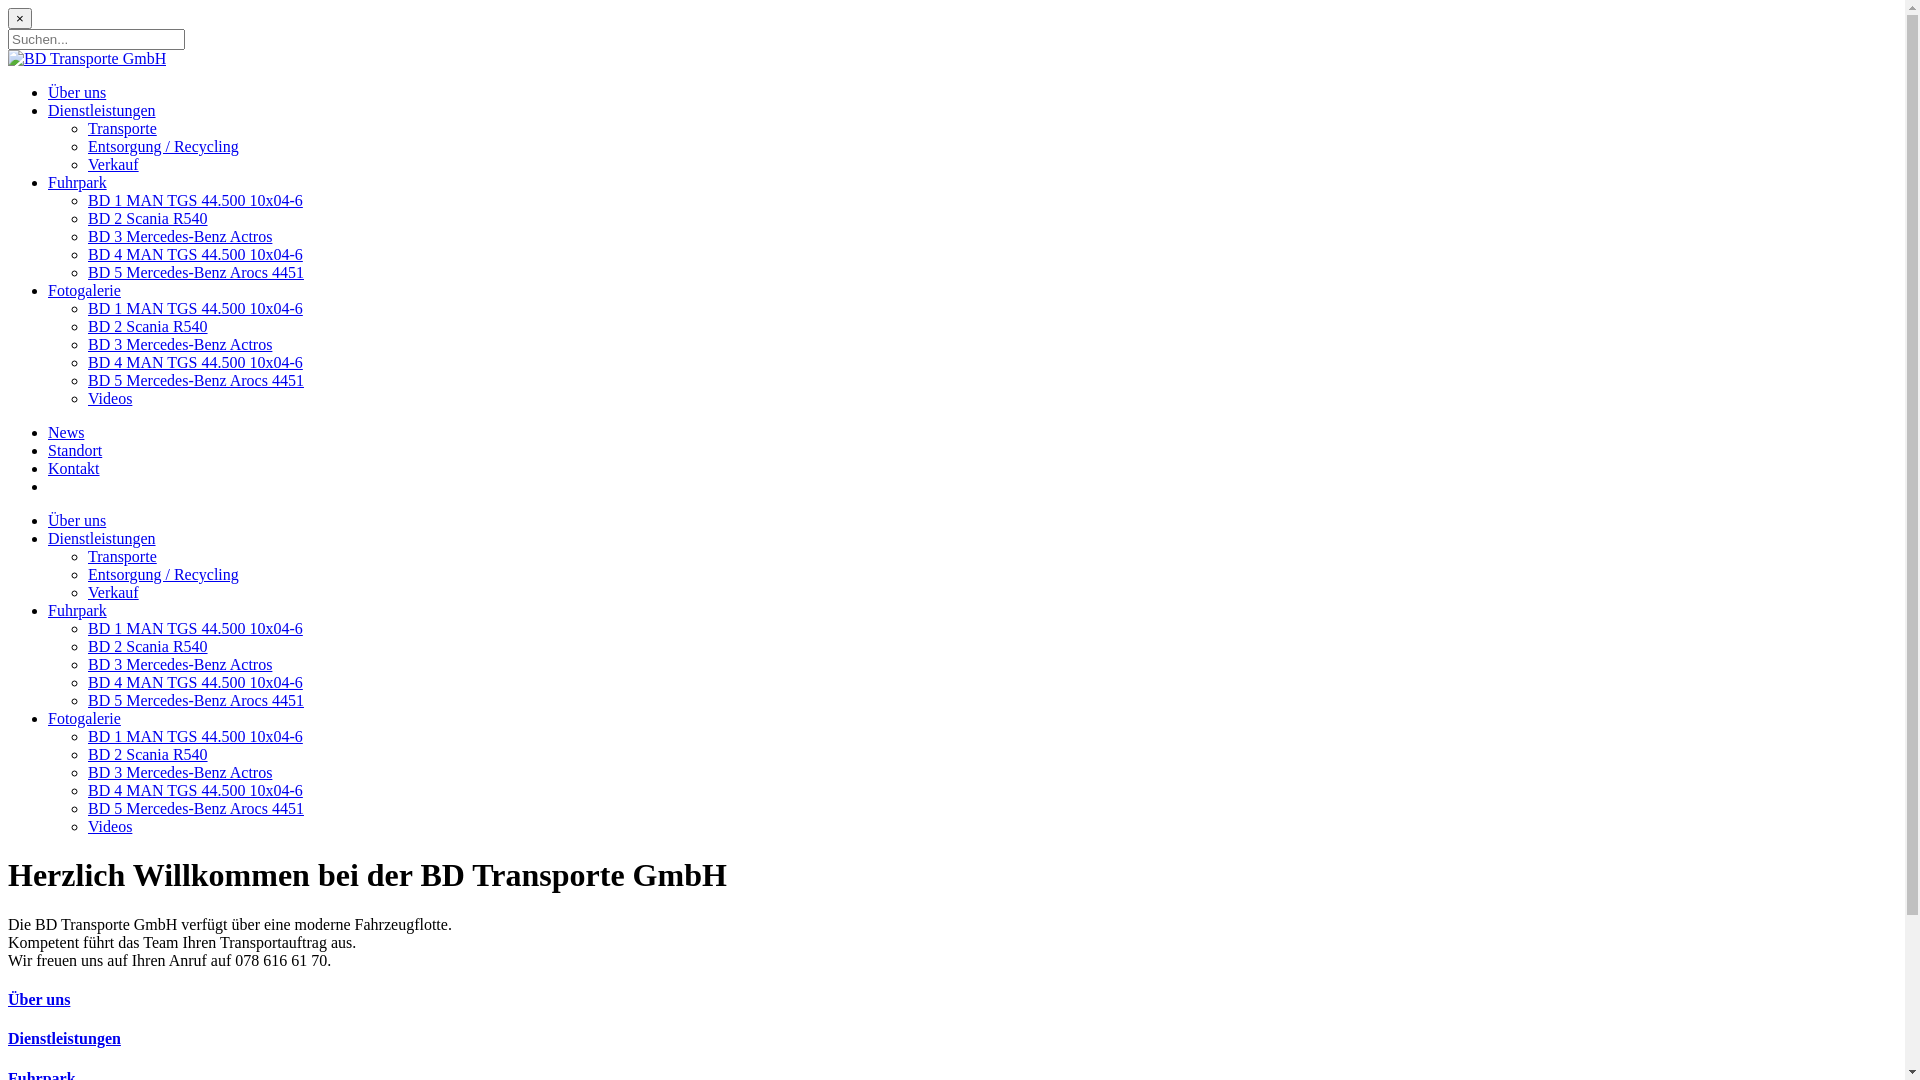  Describe the element at coordinates (86, 163) in the screenshot. I see `'Verkauf'` at that location.